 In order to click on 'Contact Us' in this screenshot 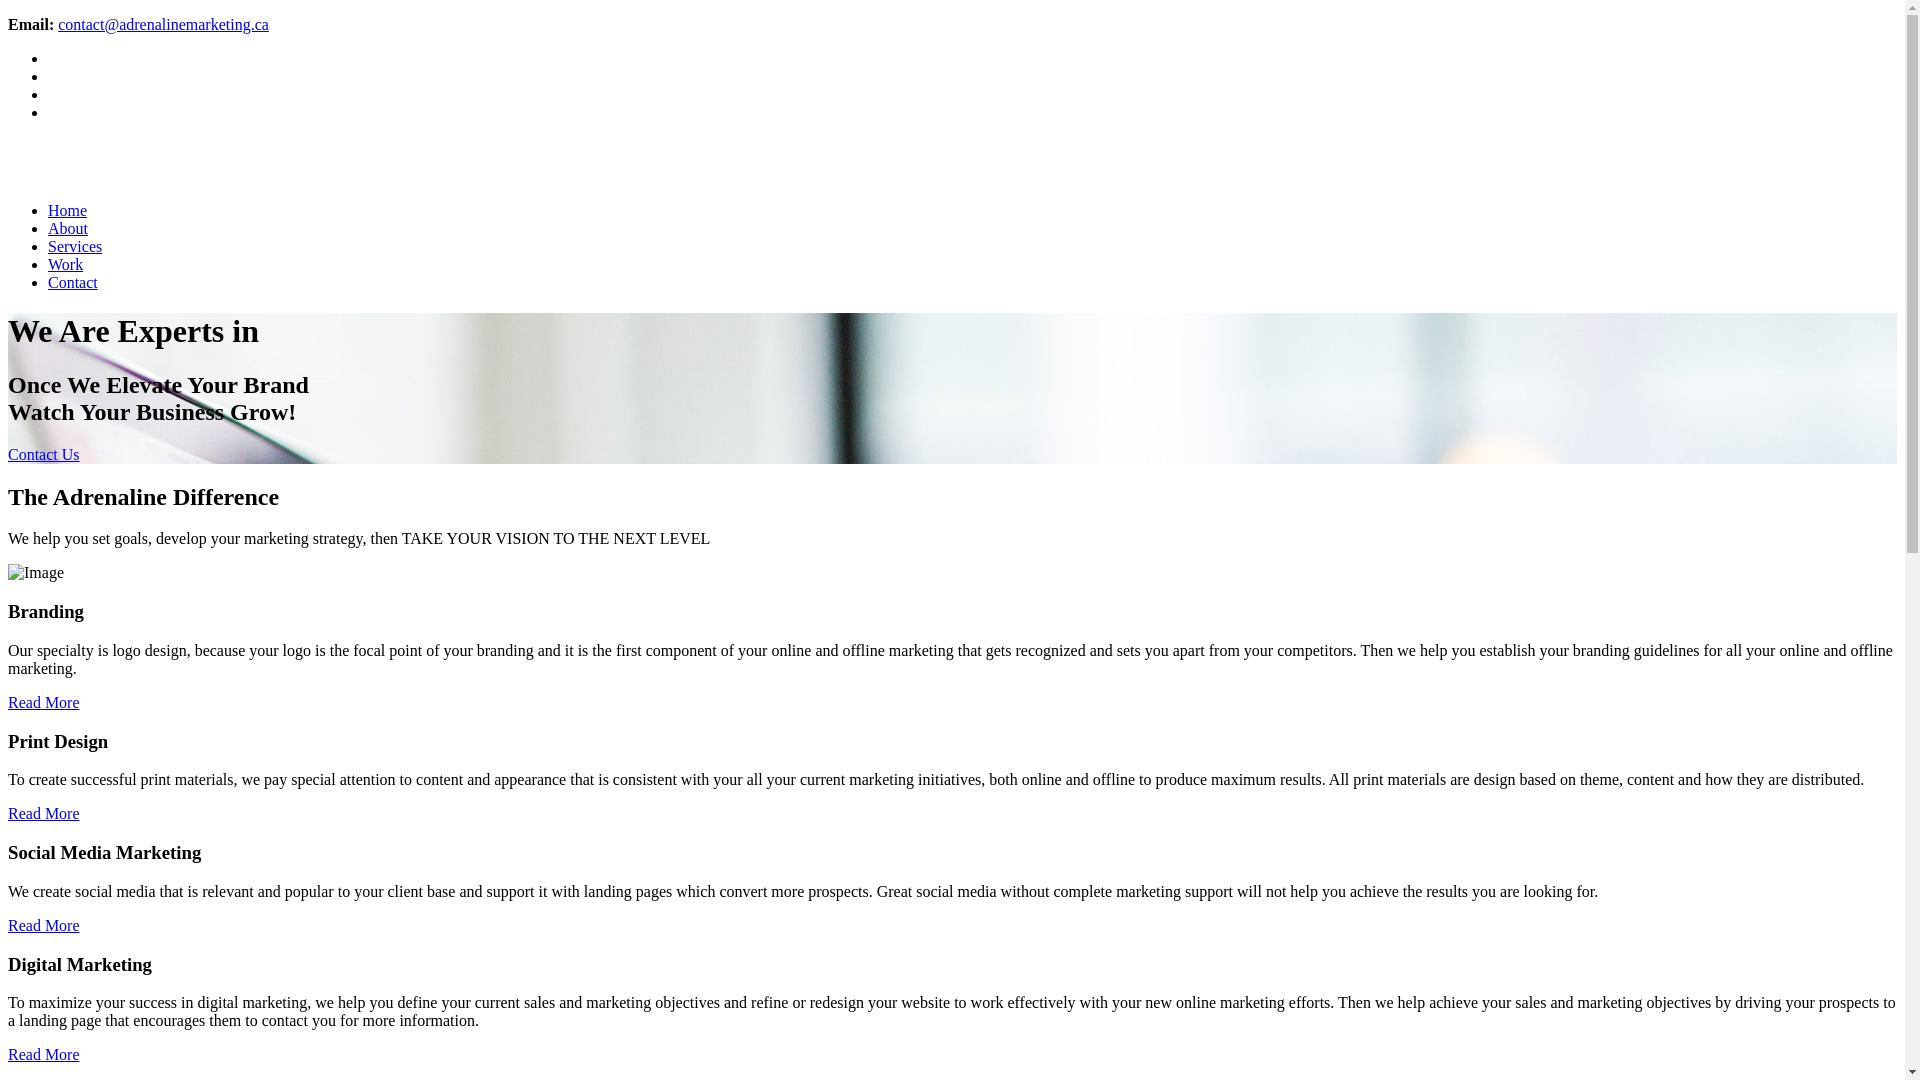, I will do `click(43, 454)`.